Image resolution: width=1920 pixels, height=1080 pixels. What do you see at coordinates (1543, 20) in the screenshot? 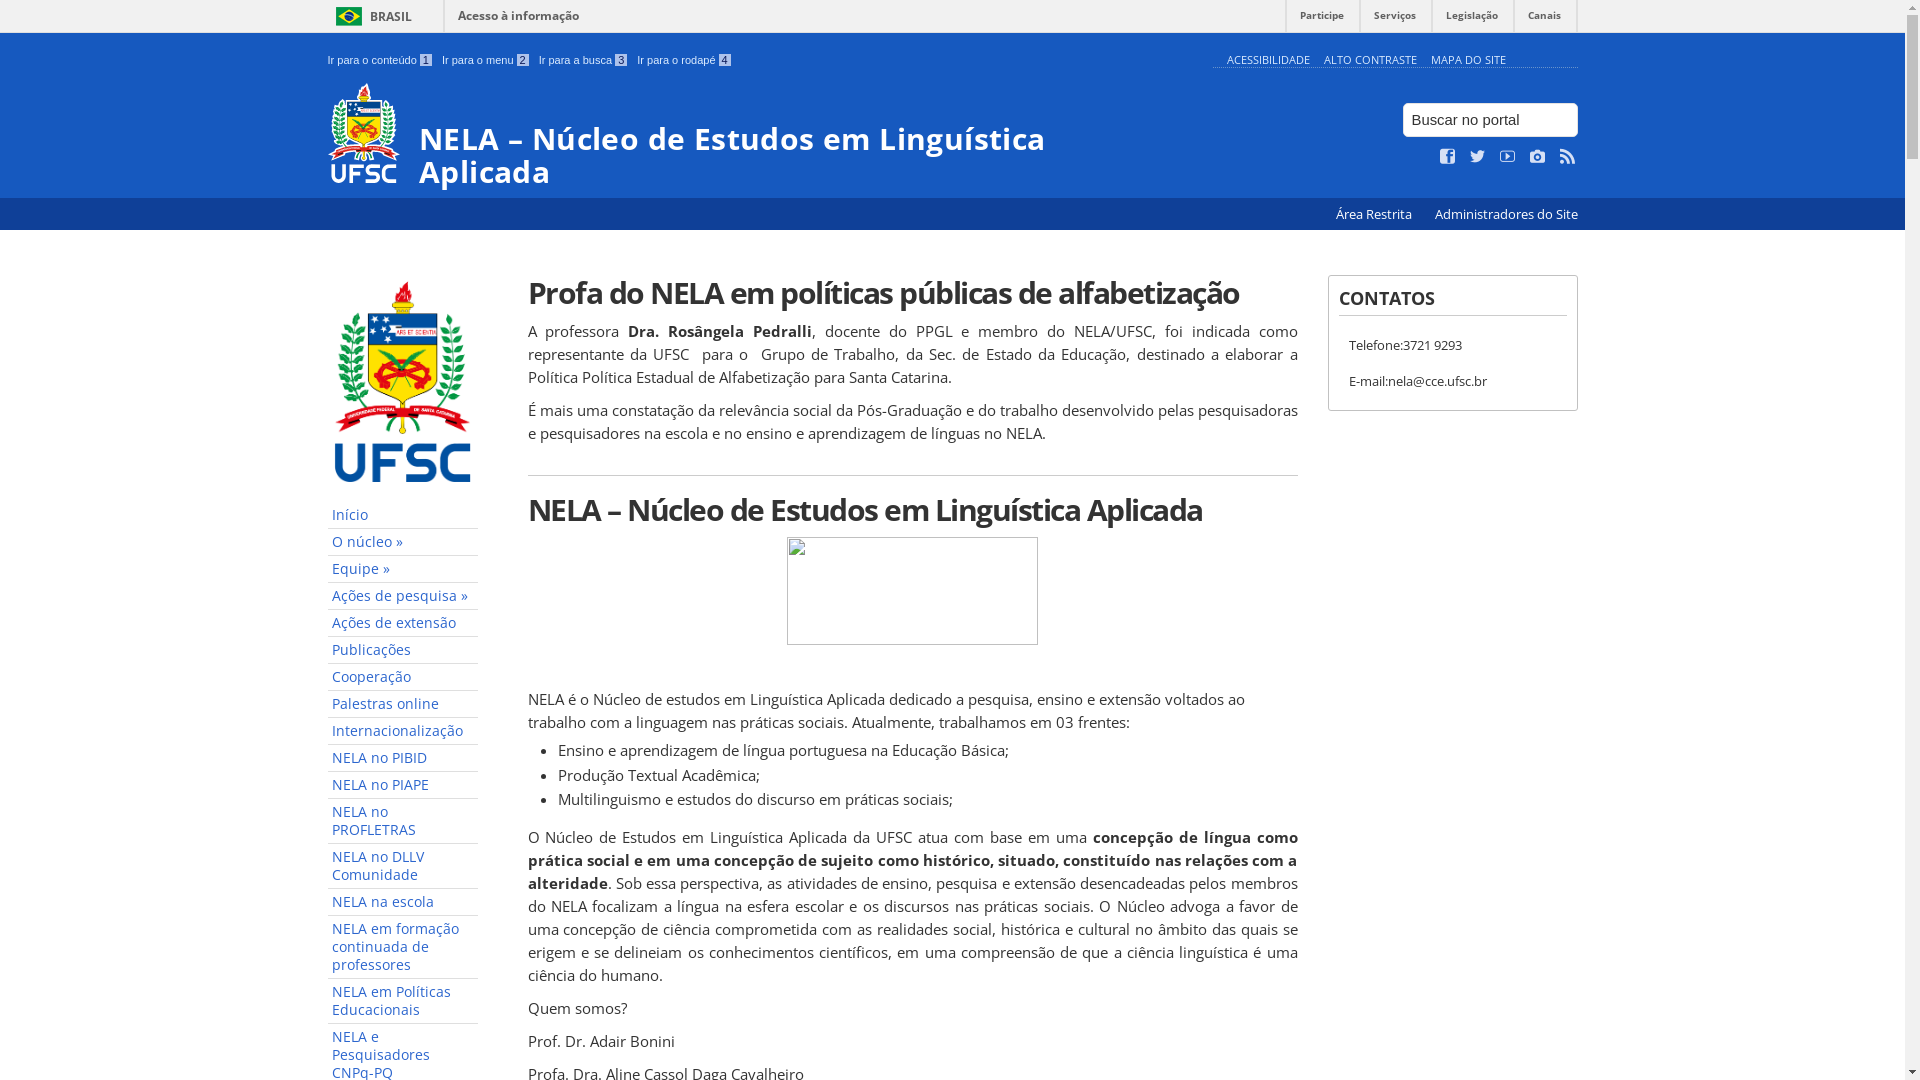
I see `'Canais'` at bounding box center [1543, 20].